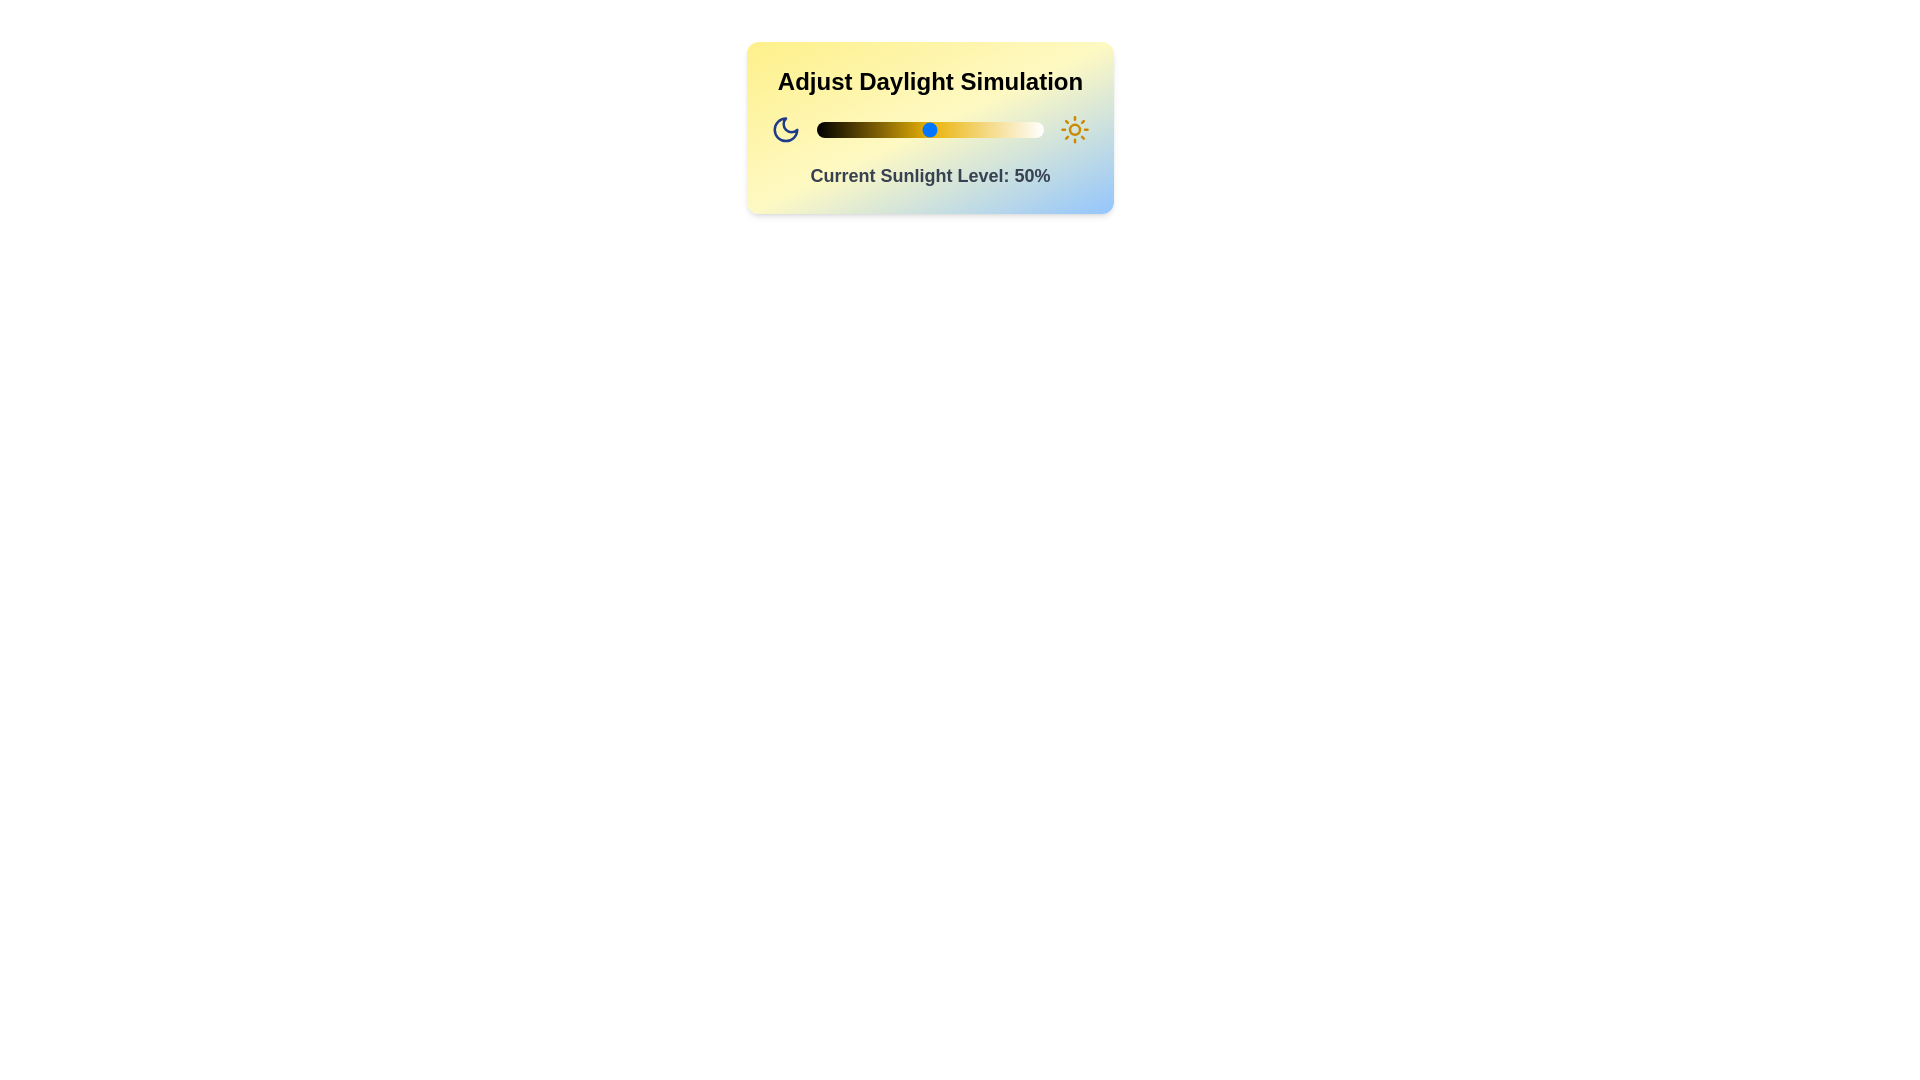 This screenshot has width=1920, height=1080. I want to click on the Sun icon to adjust the daylight simulation, so click(1073, 130).